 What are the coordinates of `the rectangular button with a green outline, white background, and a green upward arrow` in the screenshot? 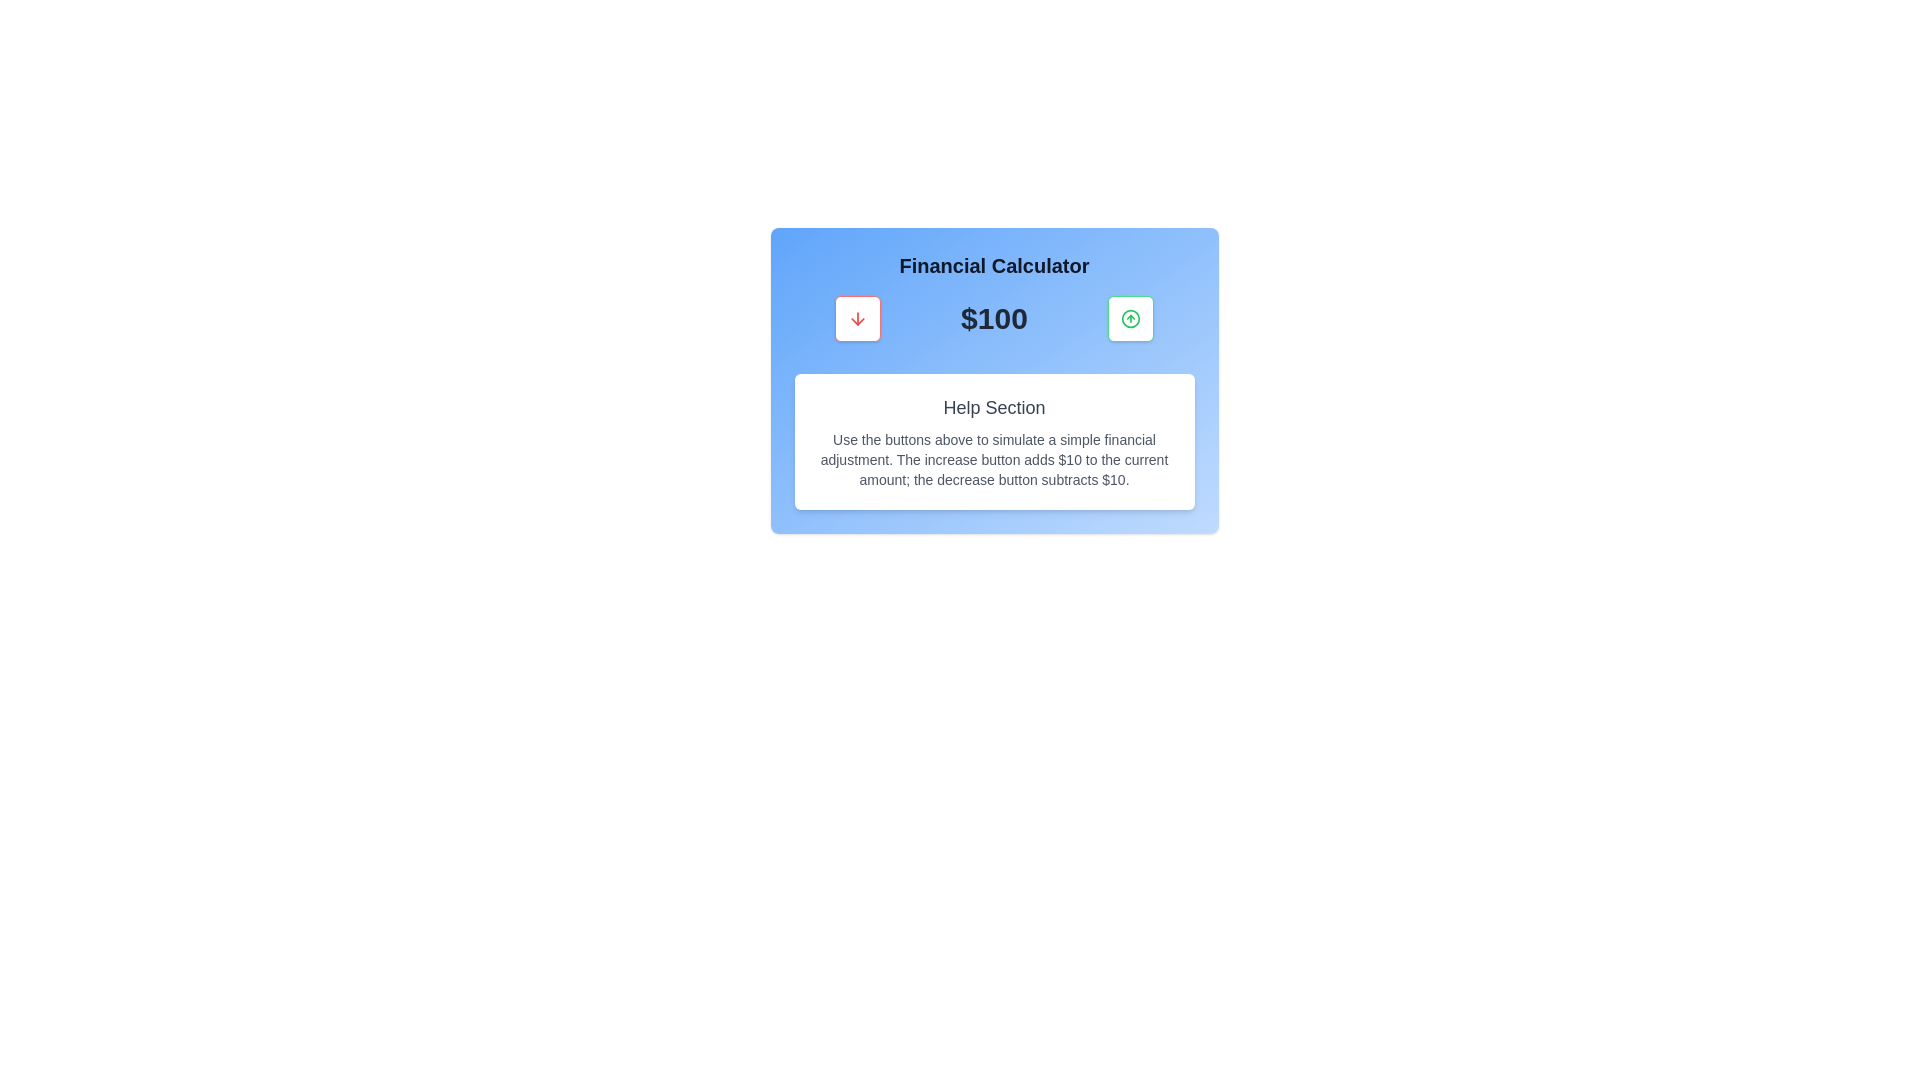 It's located at (1131, 318).